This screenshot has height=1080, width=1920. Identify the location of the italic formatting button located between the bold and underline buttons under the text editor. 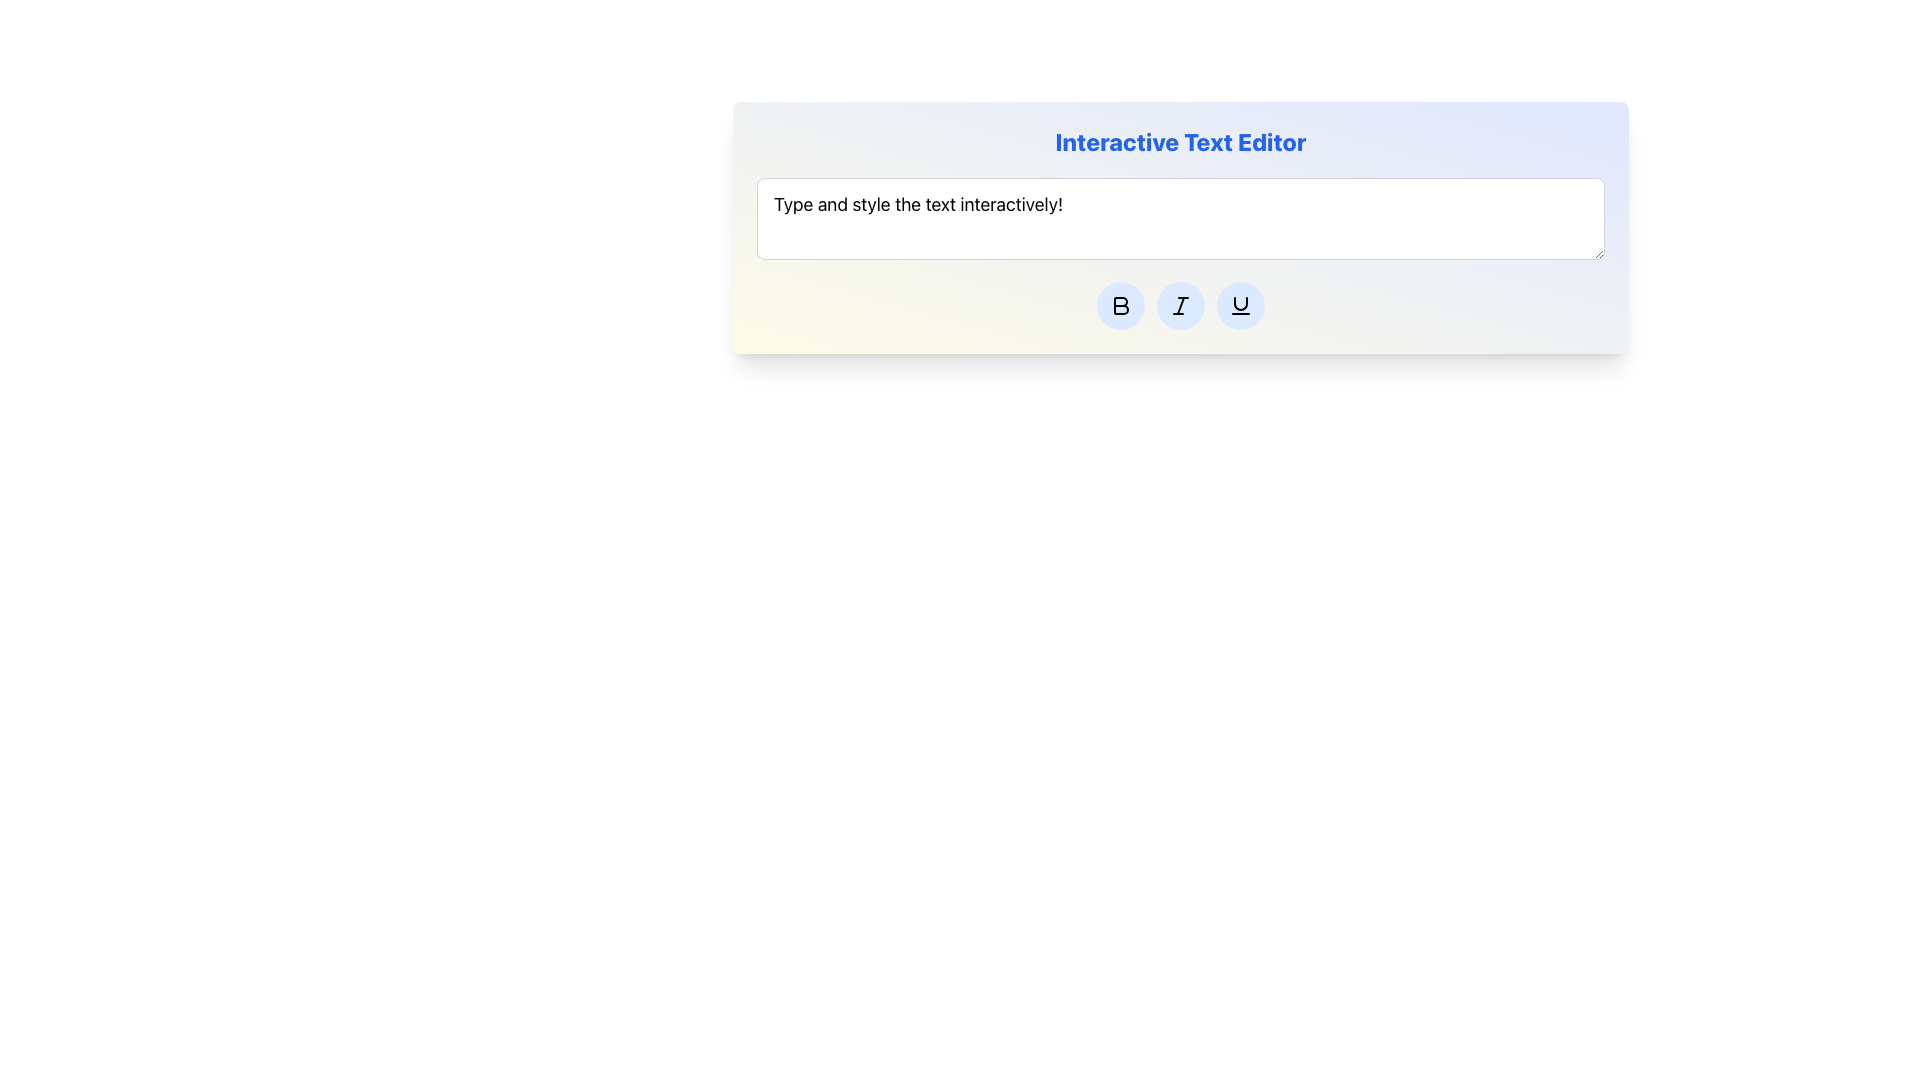
(1180, 305).